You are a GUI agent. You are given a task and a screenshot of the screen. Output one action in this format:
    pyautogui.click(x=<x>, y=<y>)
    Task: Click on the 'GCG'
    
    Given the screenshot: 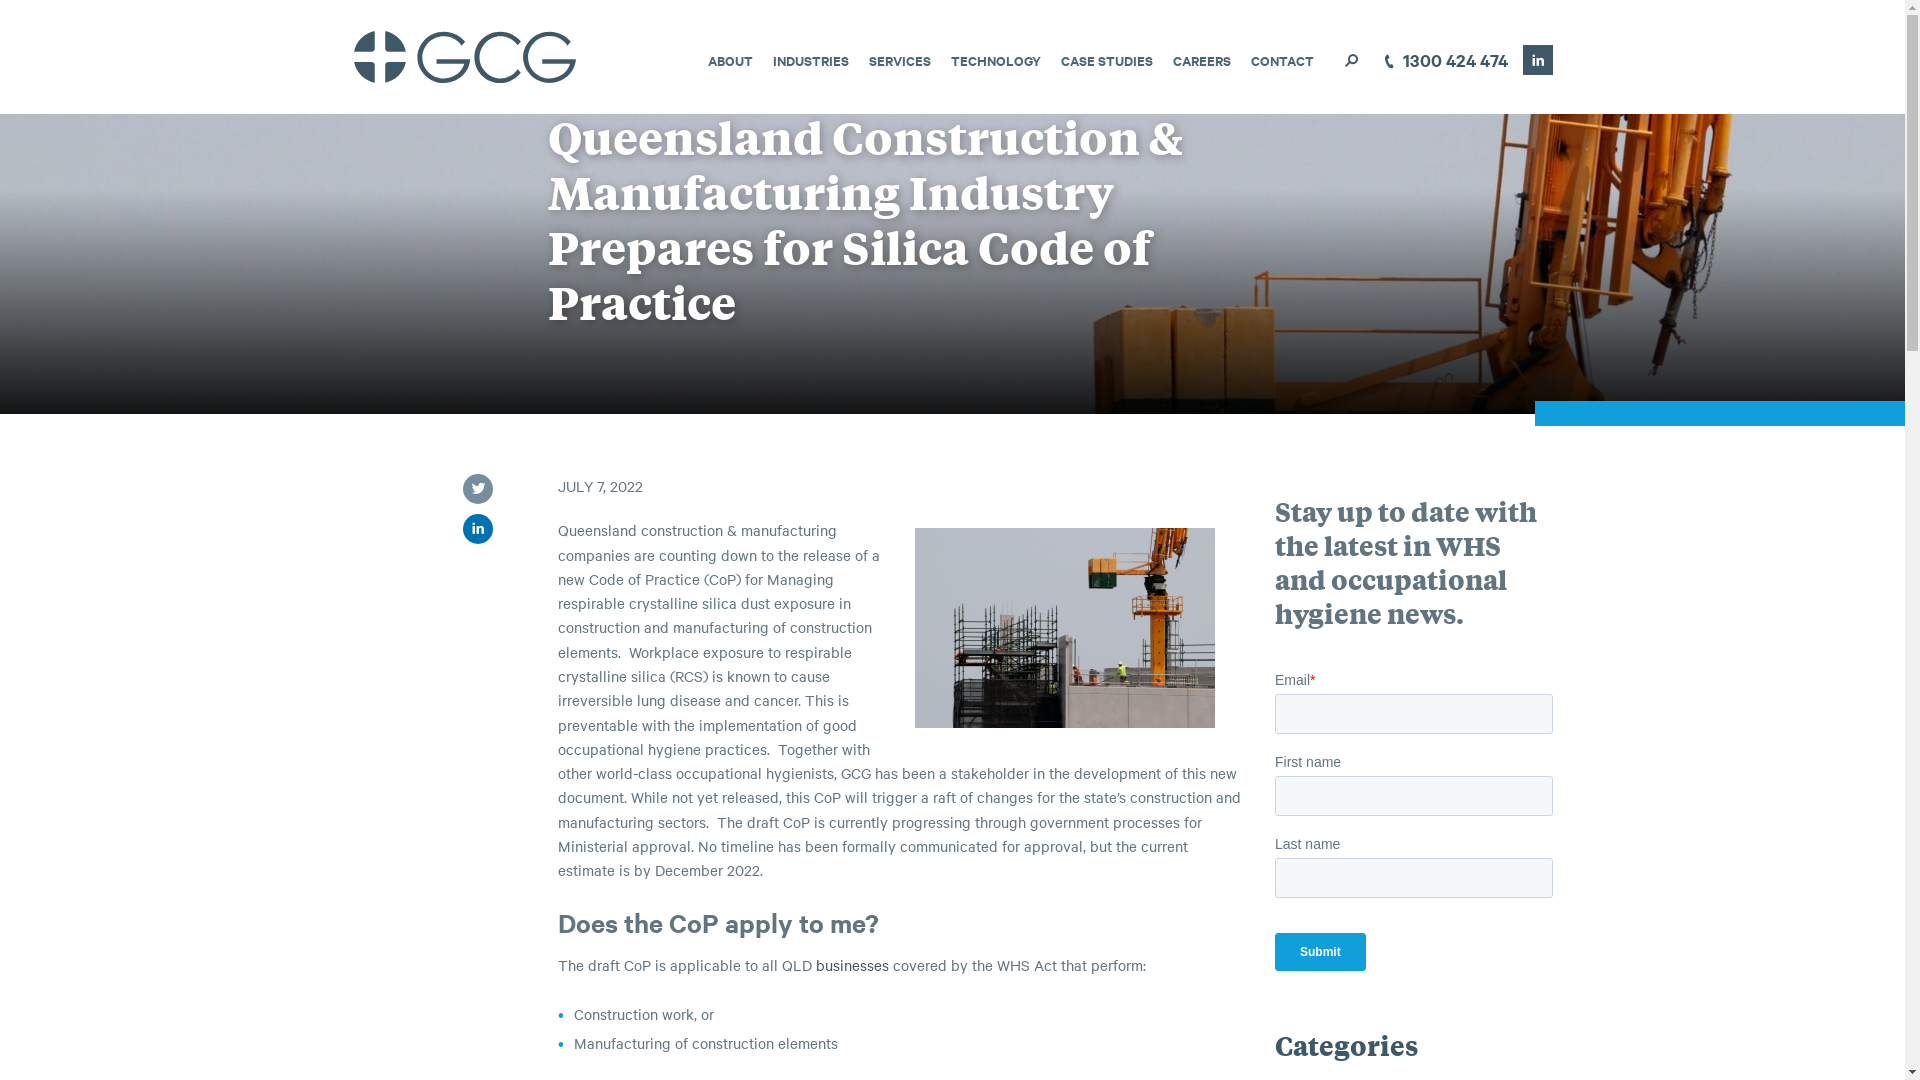 What is the action you would take?
    pyautogui.click(x=351, y=56)
    